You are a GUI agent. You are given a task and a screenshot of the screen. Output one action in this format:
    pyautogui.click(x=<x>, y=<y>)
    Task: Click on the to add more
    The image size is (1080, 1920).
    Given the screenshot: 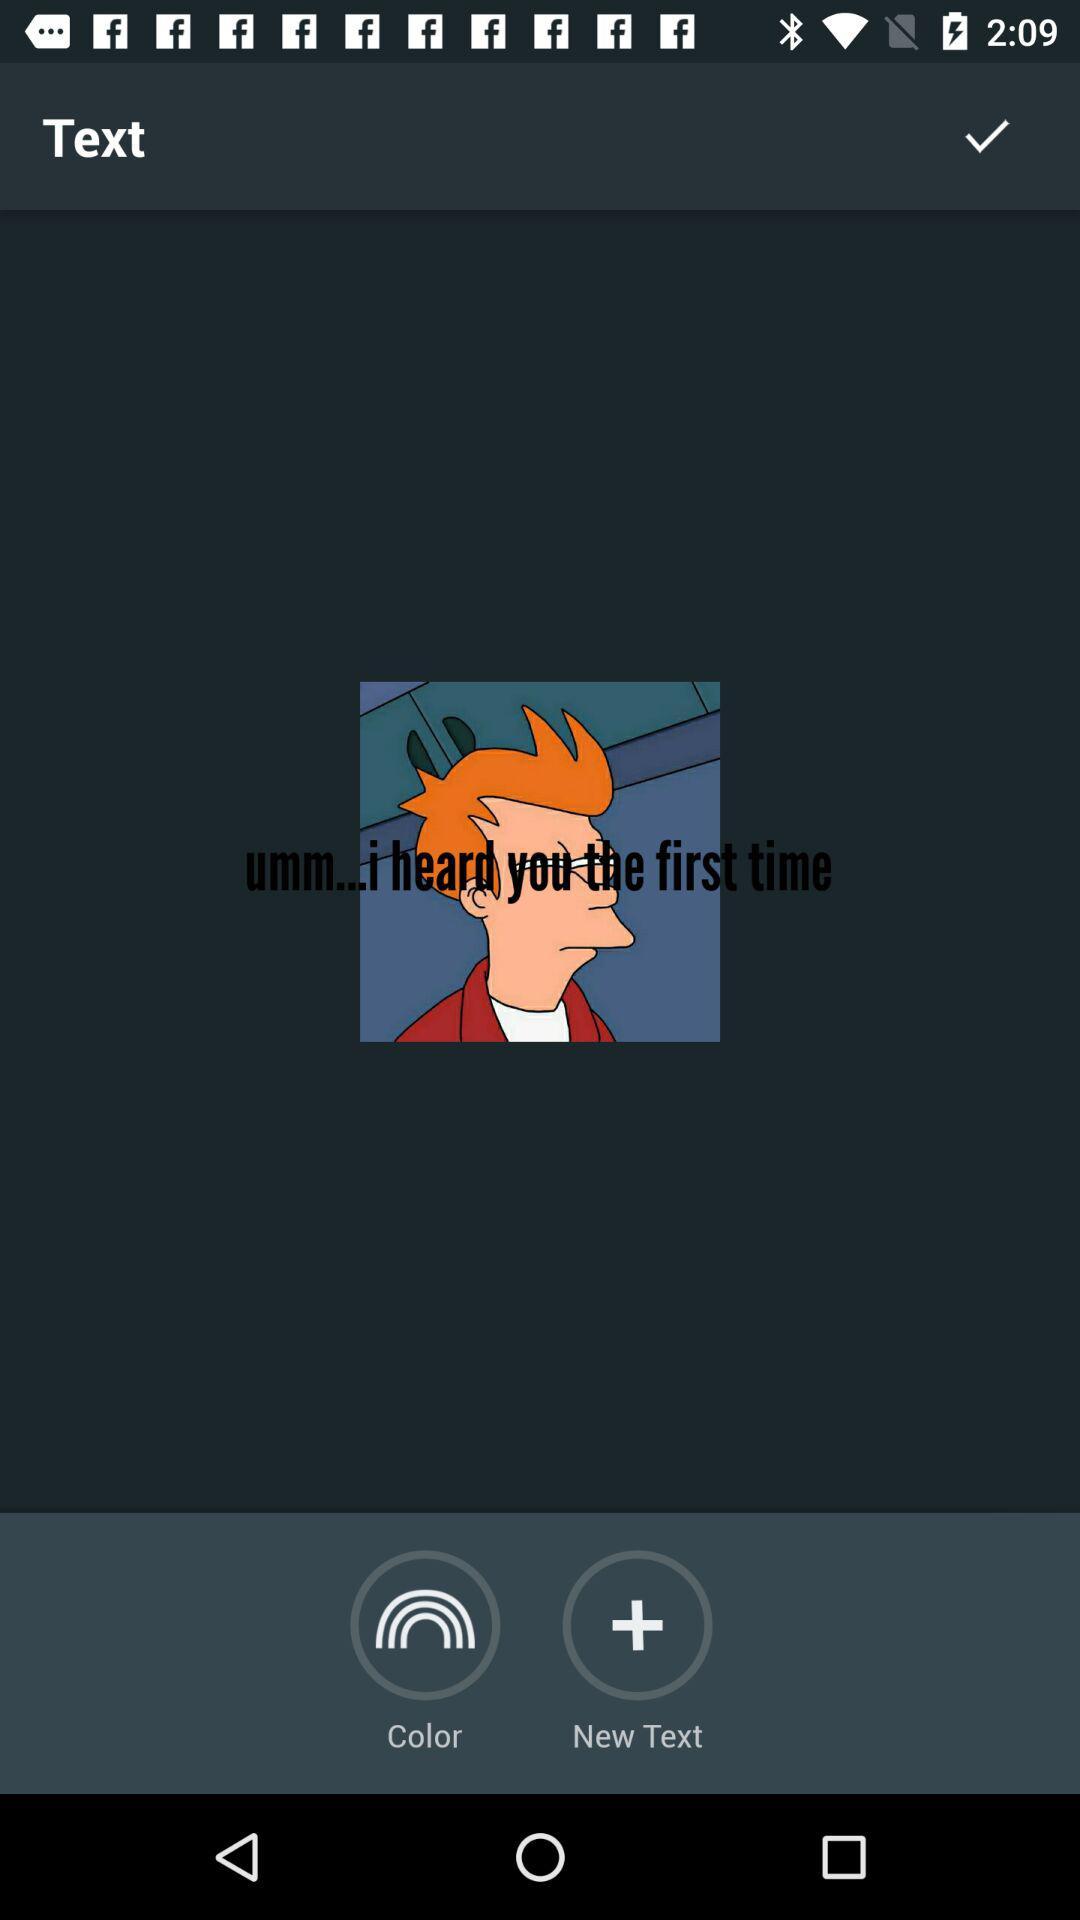 What is the action you would take?
    pyautogui.click(x=637, y=1625)
    